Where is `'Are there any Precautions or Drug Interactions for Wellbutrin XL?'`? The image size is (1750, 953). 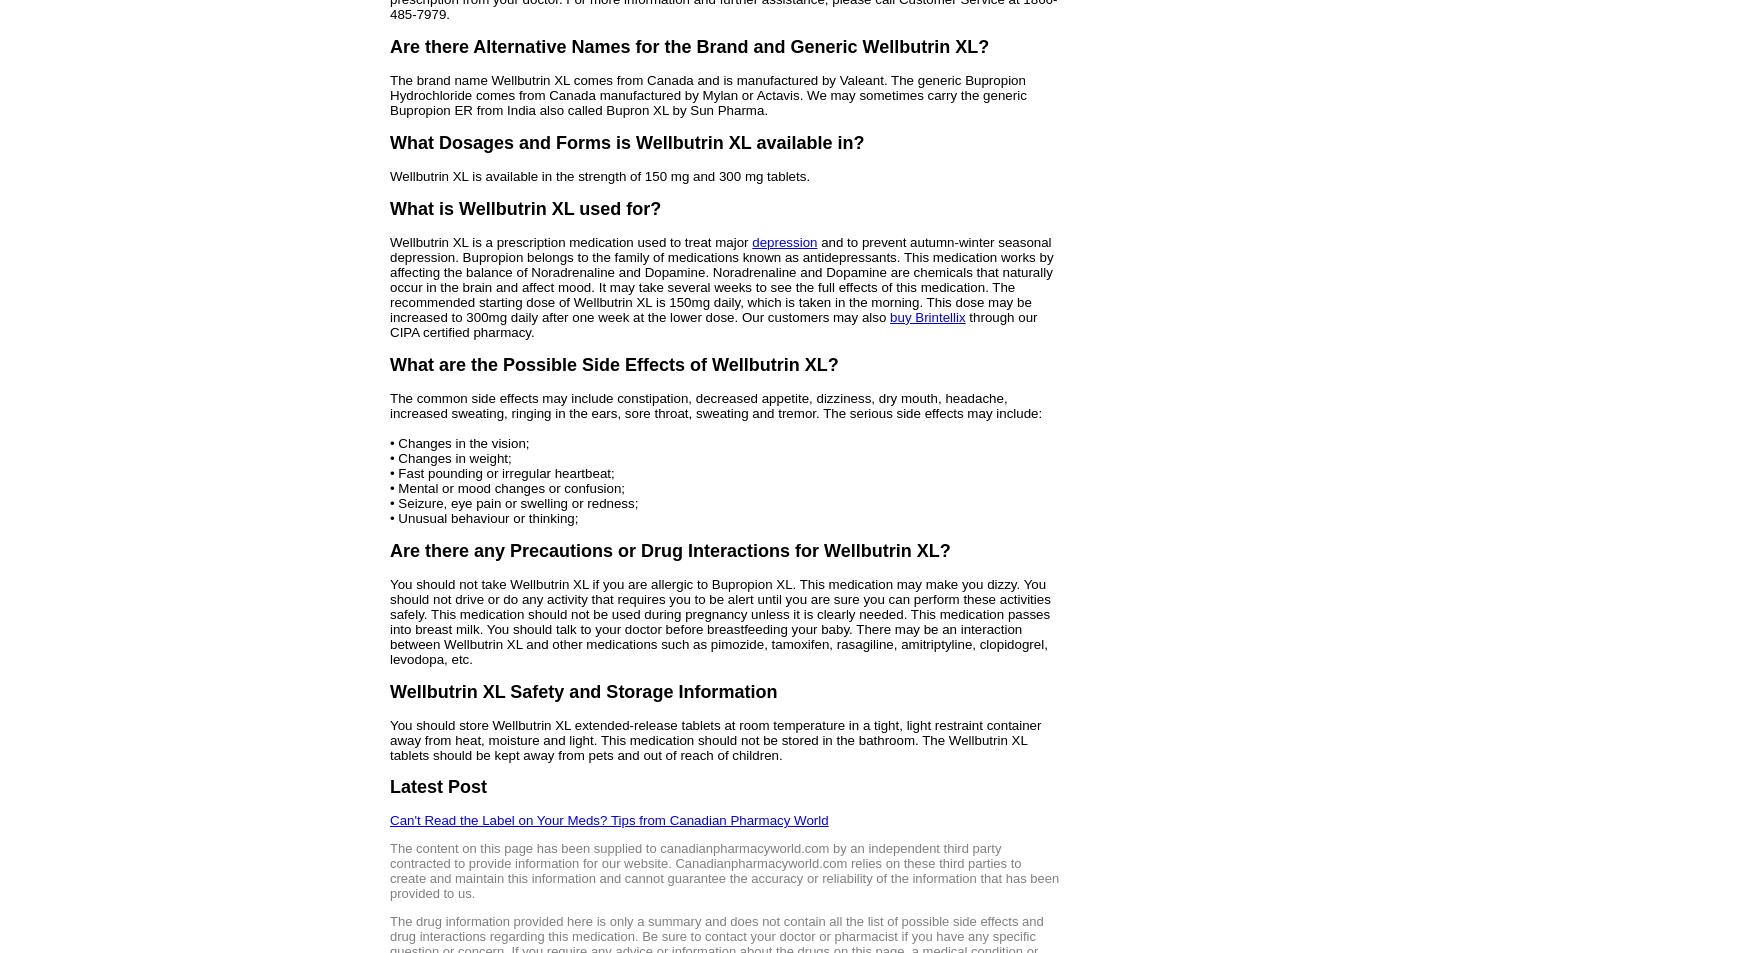 'Are there any Precautions or Drug Interactions for Wellbutrin XL?' is located at coordinates (389, 549).